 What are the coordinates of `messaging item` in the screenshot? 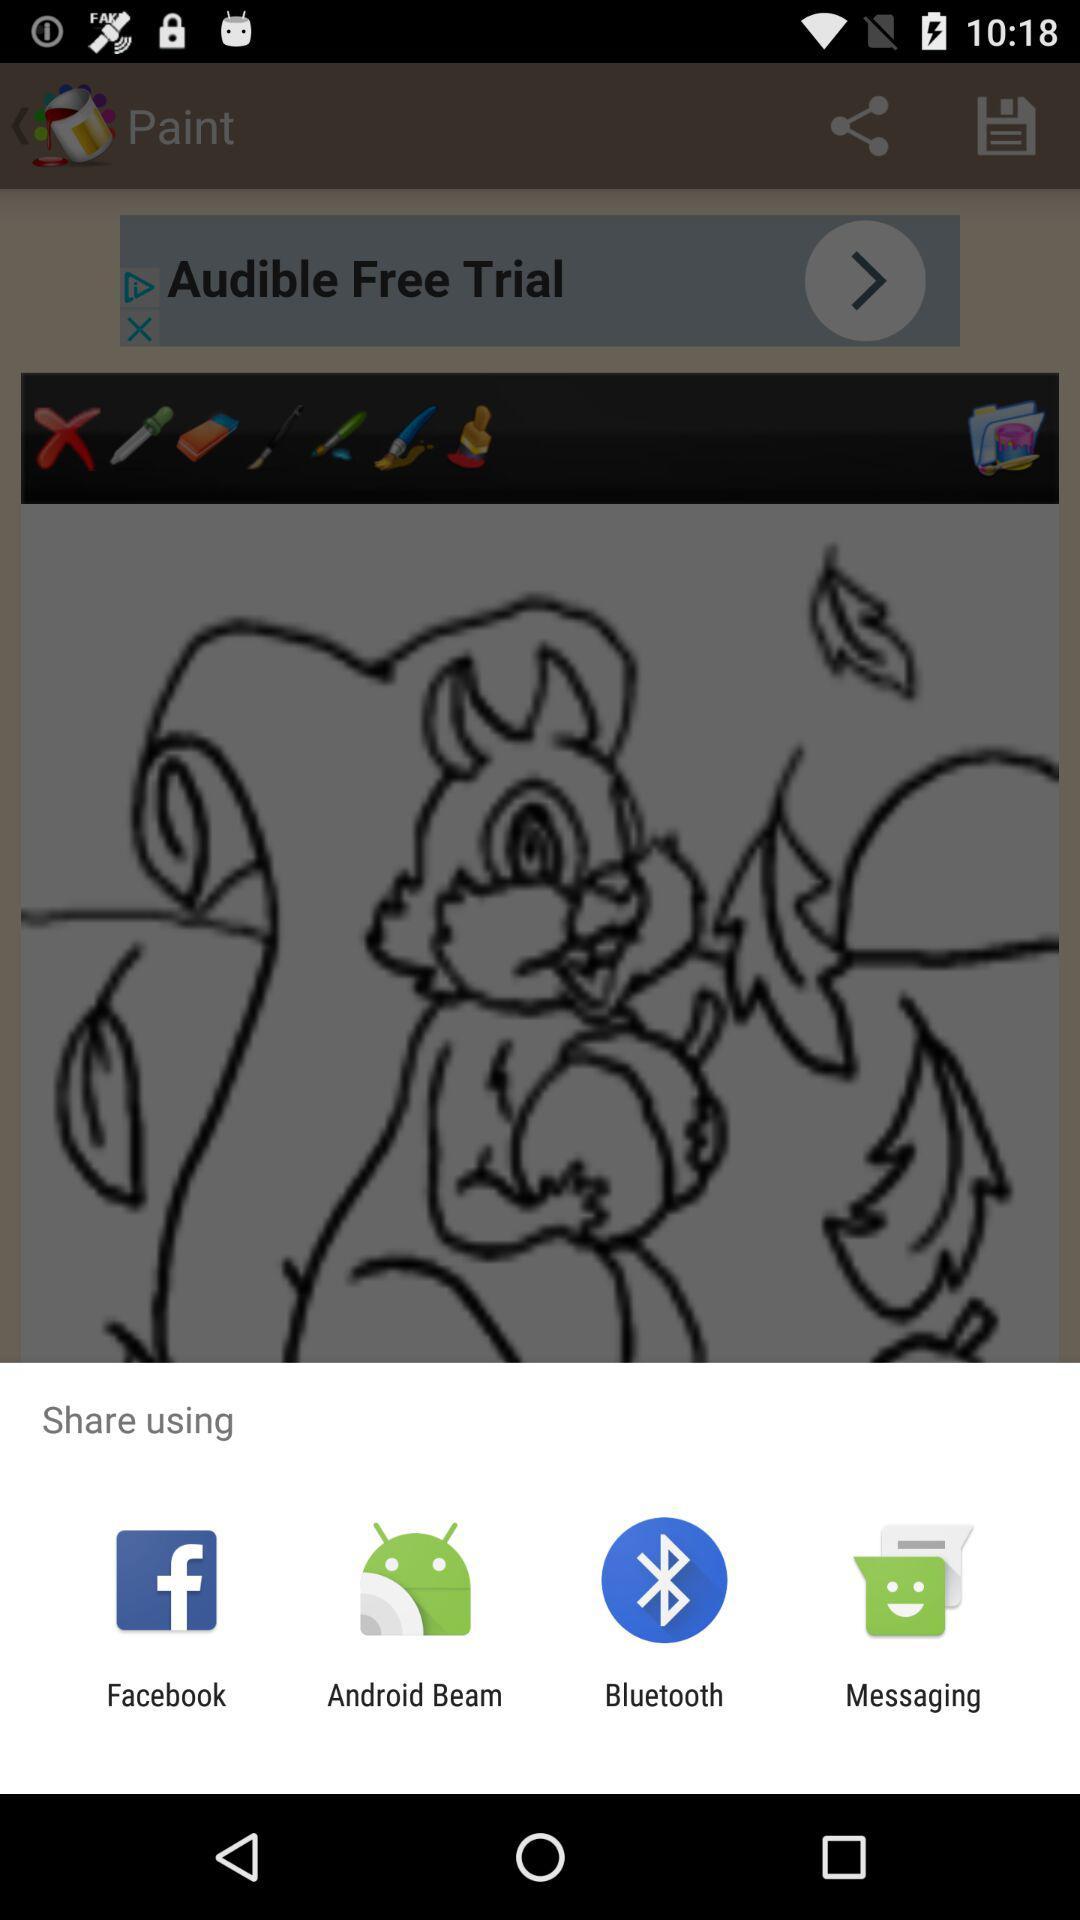 It's located at (913, 1711).